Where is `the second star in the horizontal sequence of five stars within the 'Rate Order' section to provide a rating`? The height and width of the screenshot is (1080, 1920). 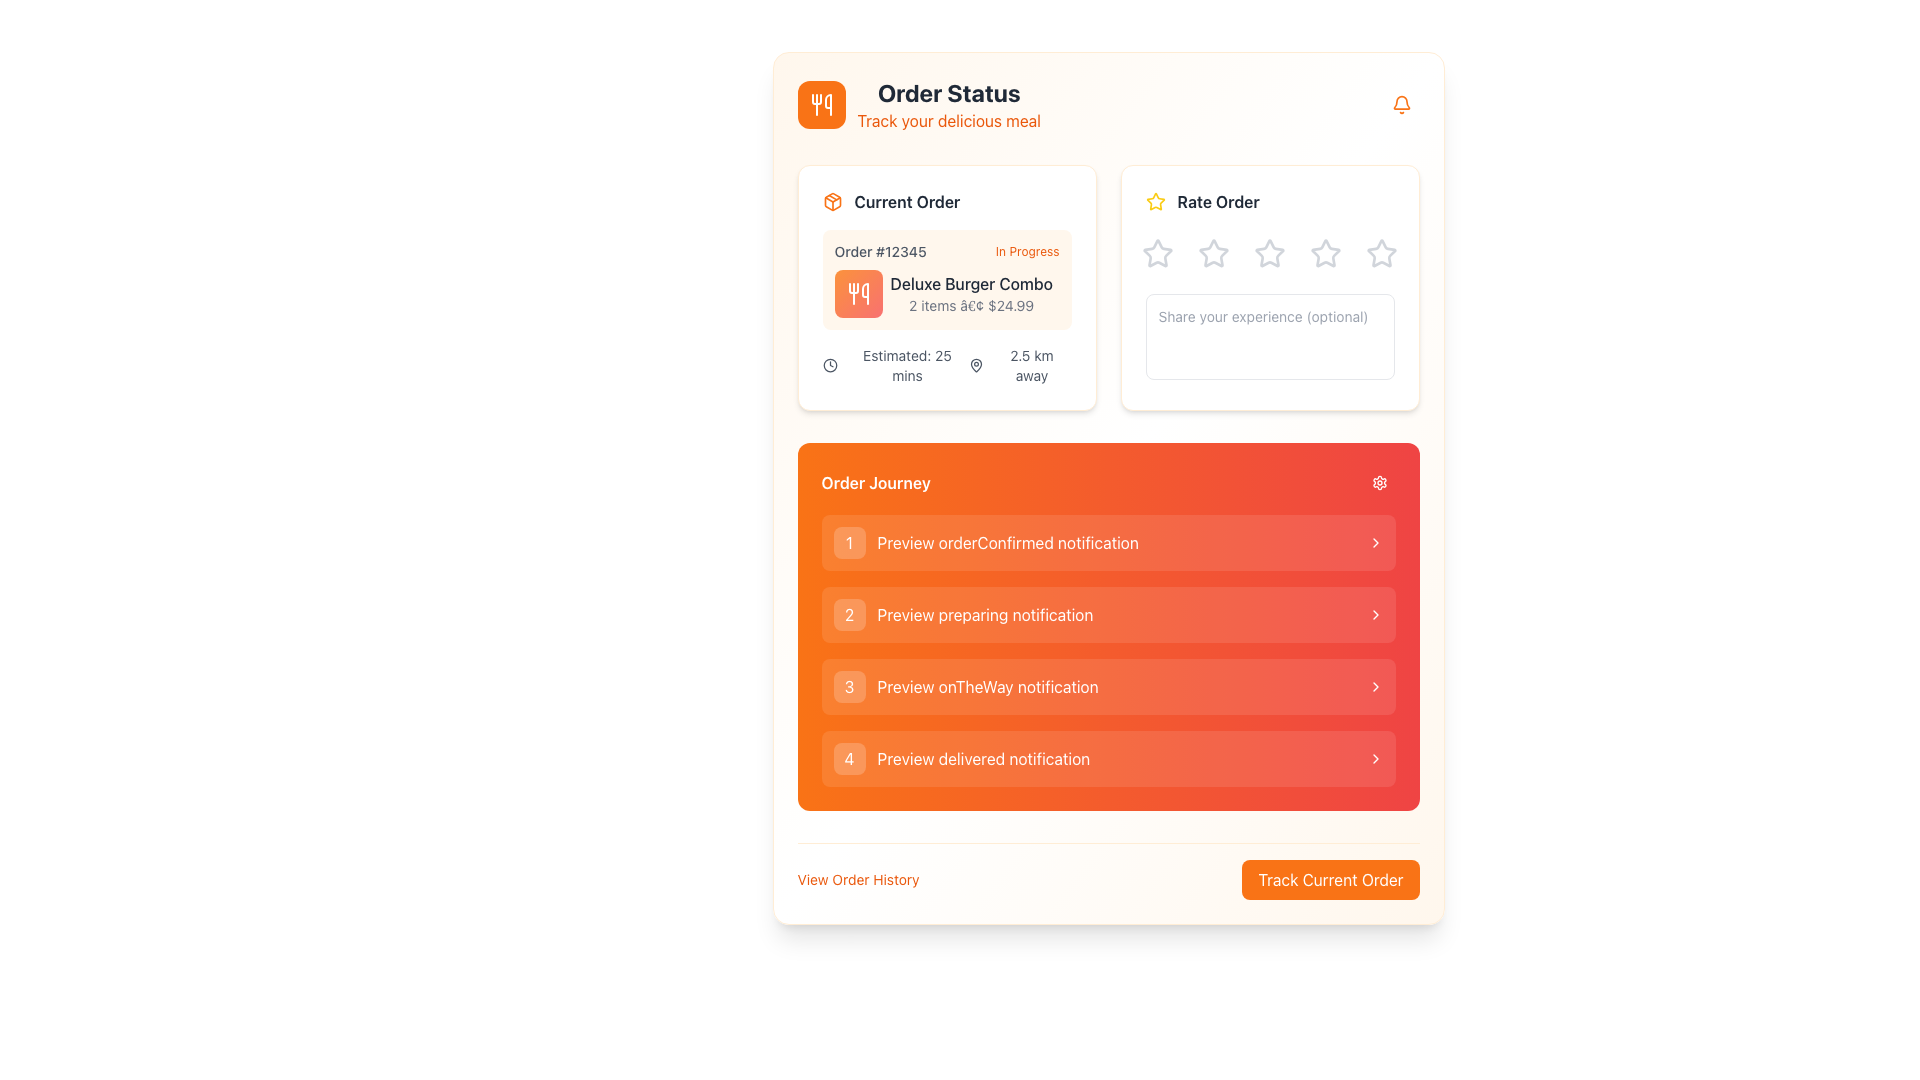 the second star in the horizontal sequence of five stars within the 'Rate Order' section to provide a rating is located at coordinates (1213, 253).